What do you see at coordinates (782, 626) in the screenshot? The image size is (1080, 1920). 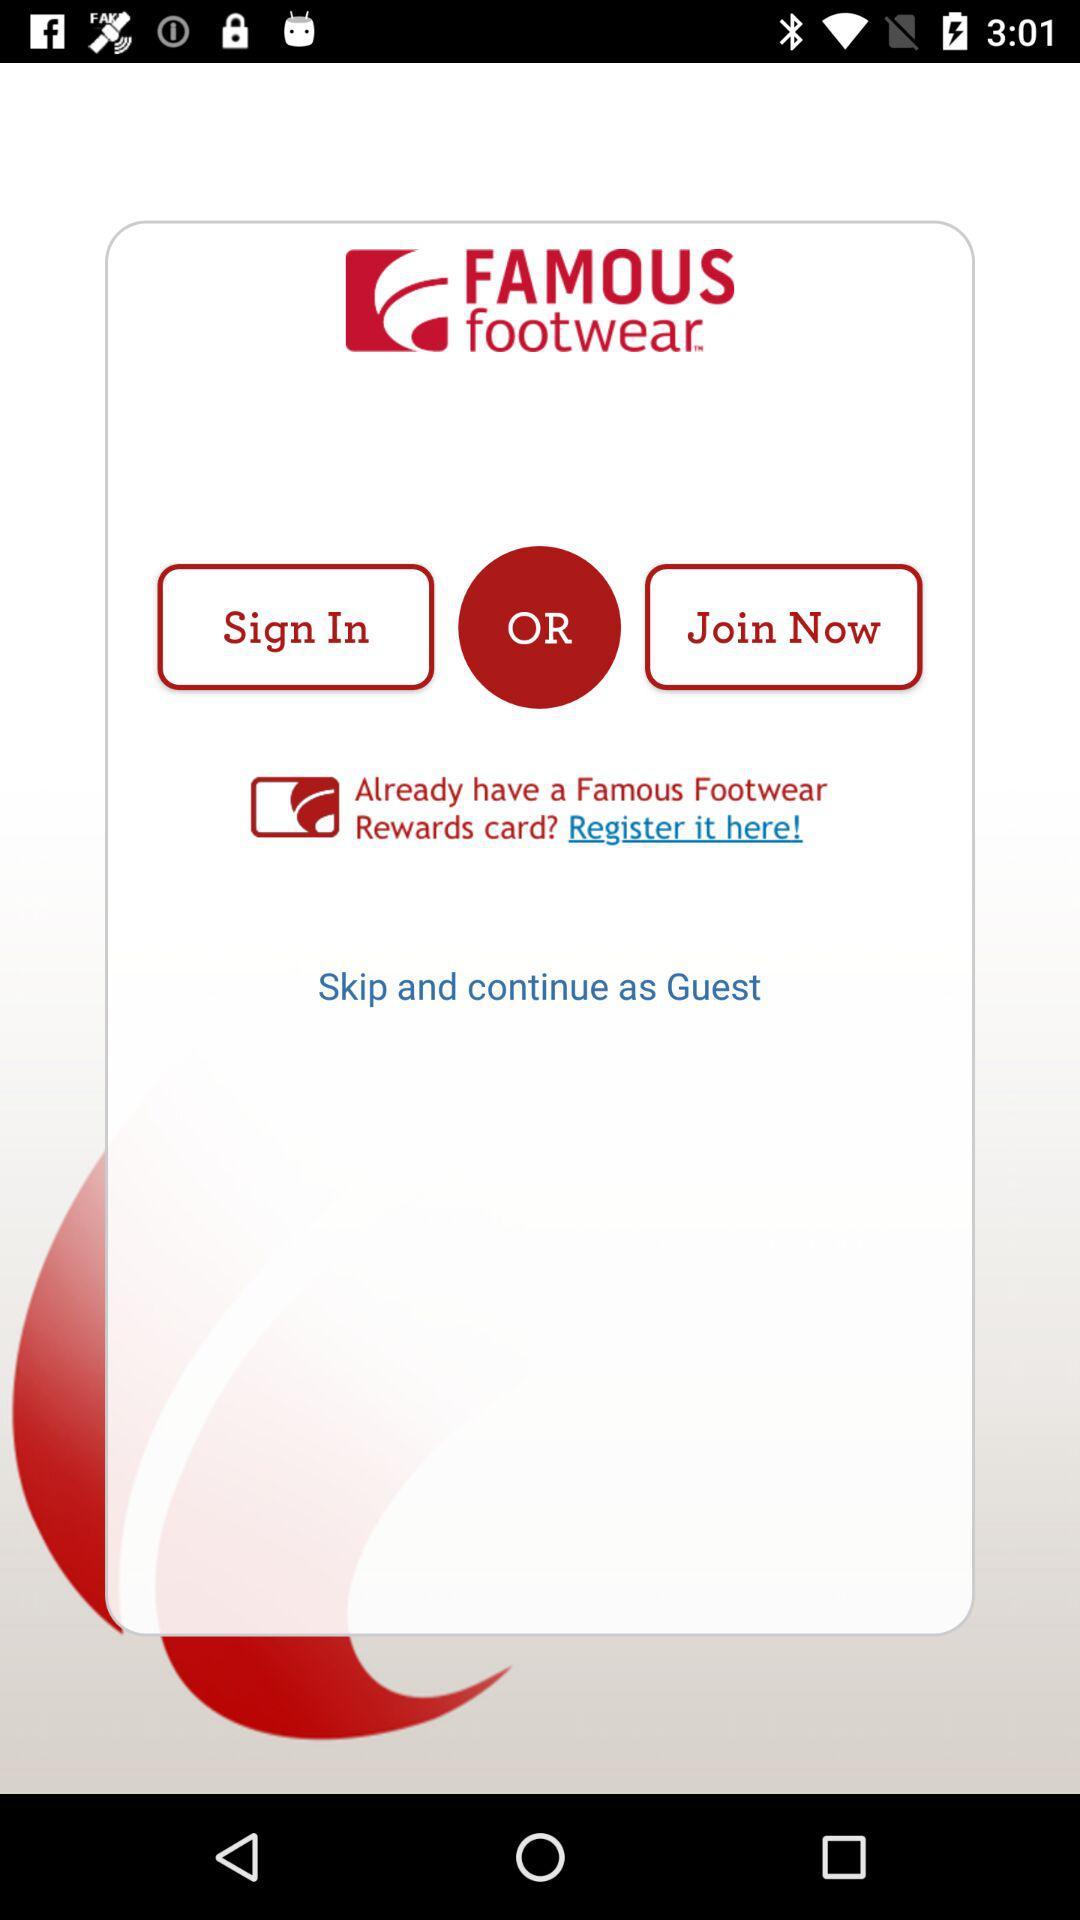 I see `the item to the right of the or` at bounding box center [782, 626].